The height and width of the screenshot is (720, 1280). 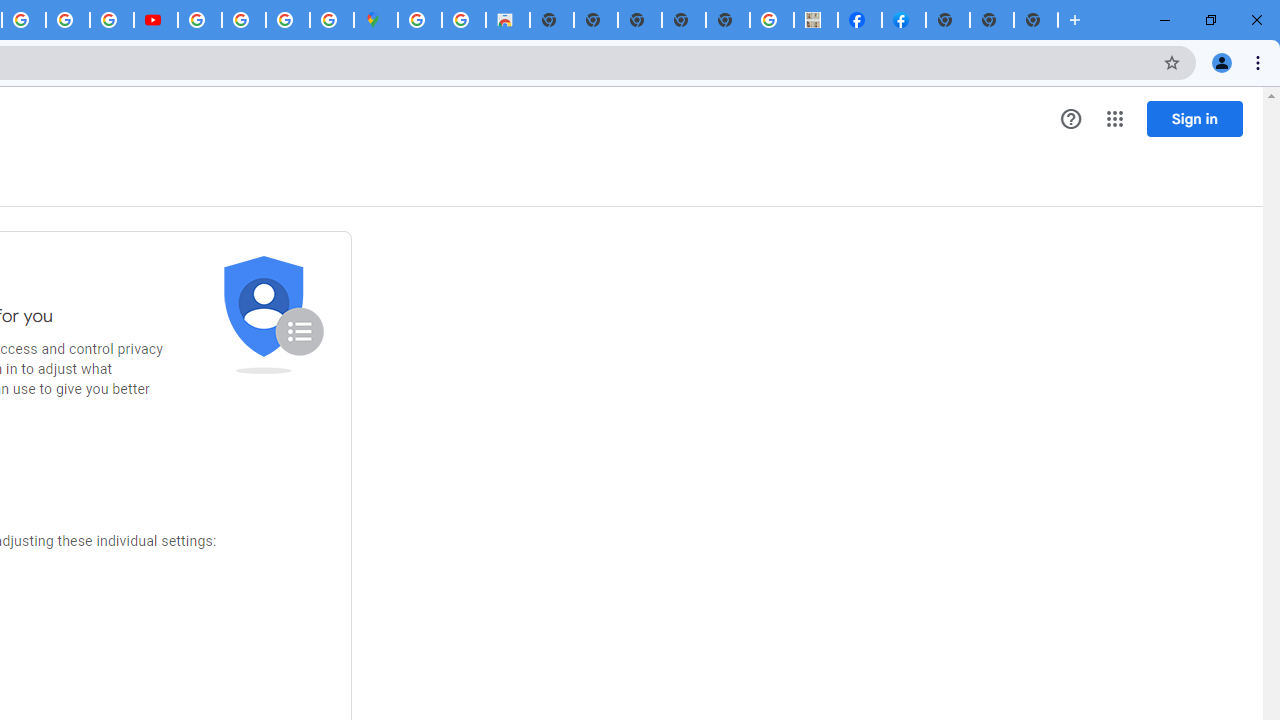 What do you see at coordinates (67, 20) in the screenshot?
I see `'Privacy Help Center - Policies Help'` at bounding box center [67, 20].